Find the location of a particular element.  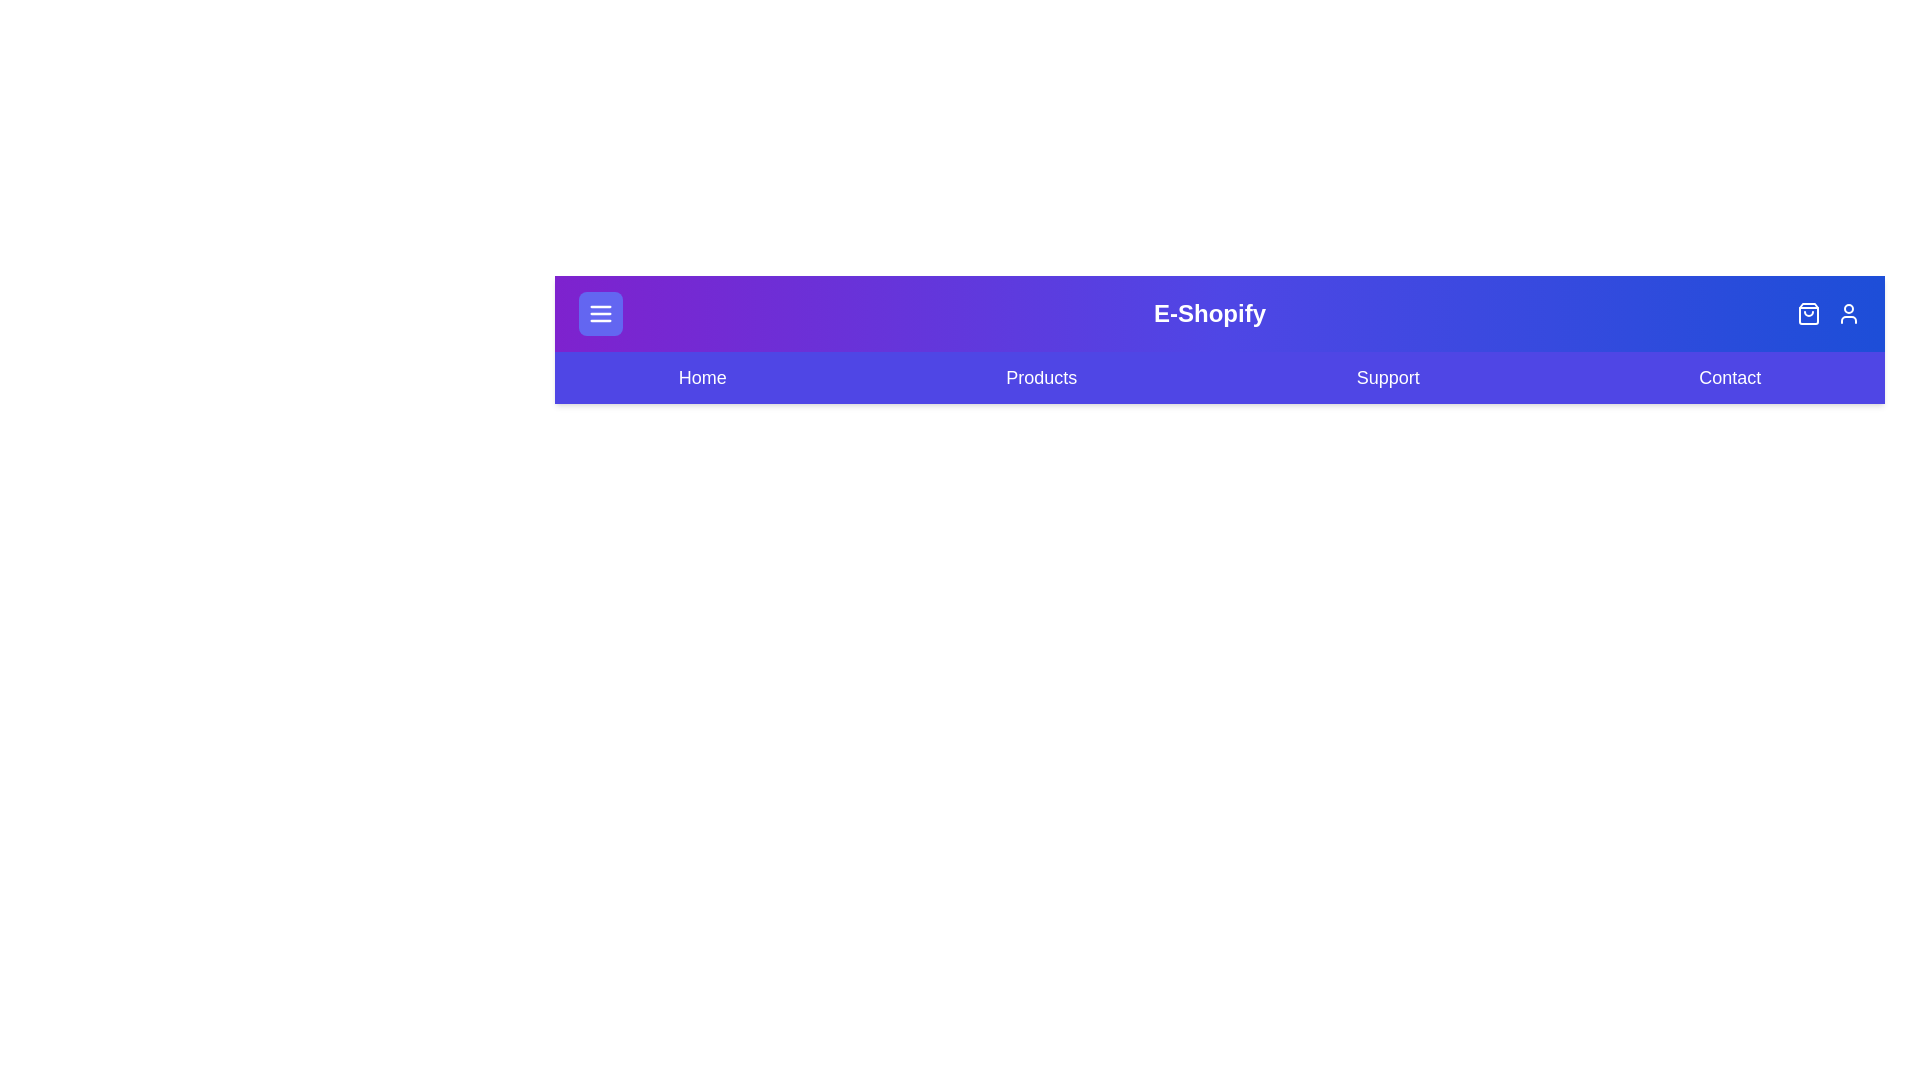

the navigation menu item Products is located at coordinates (1040, 378).